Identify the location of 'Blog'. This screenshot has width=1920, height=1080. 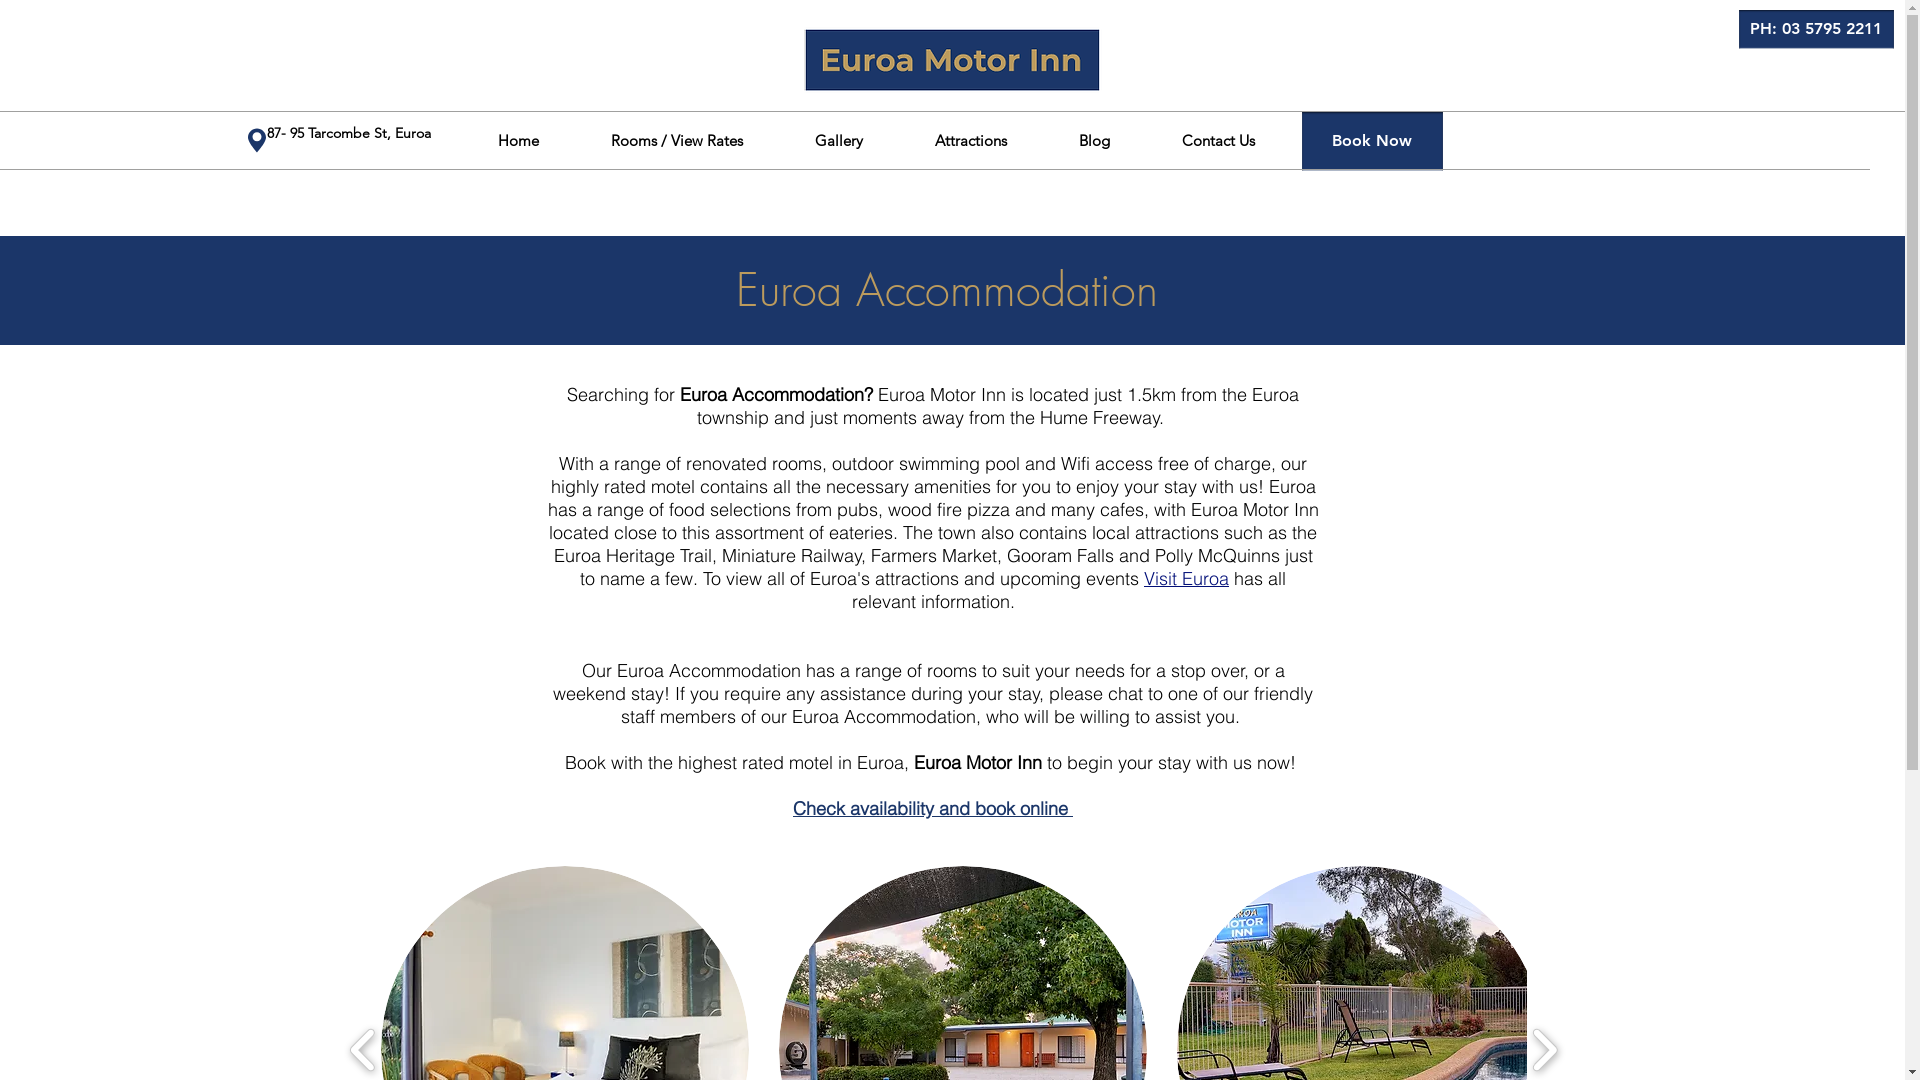
(1040, 139).